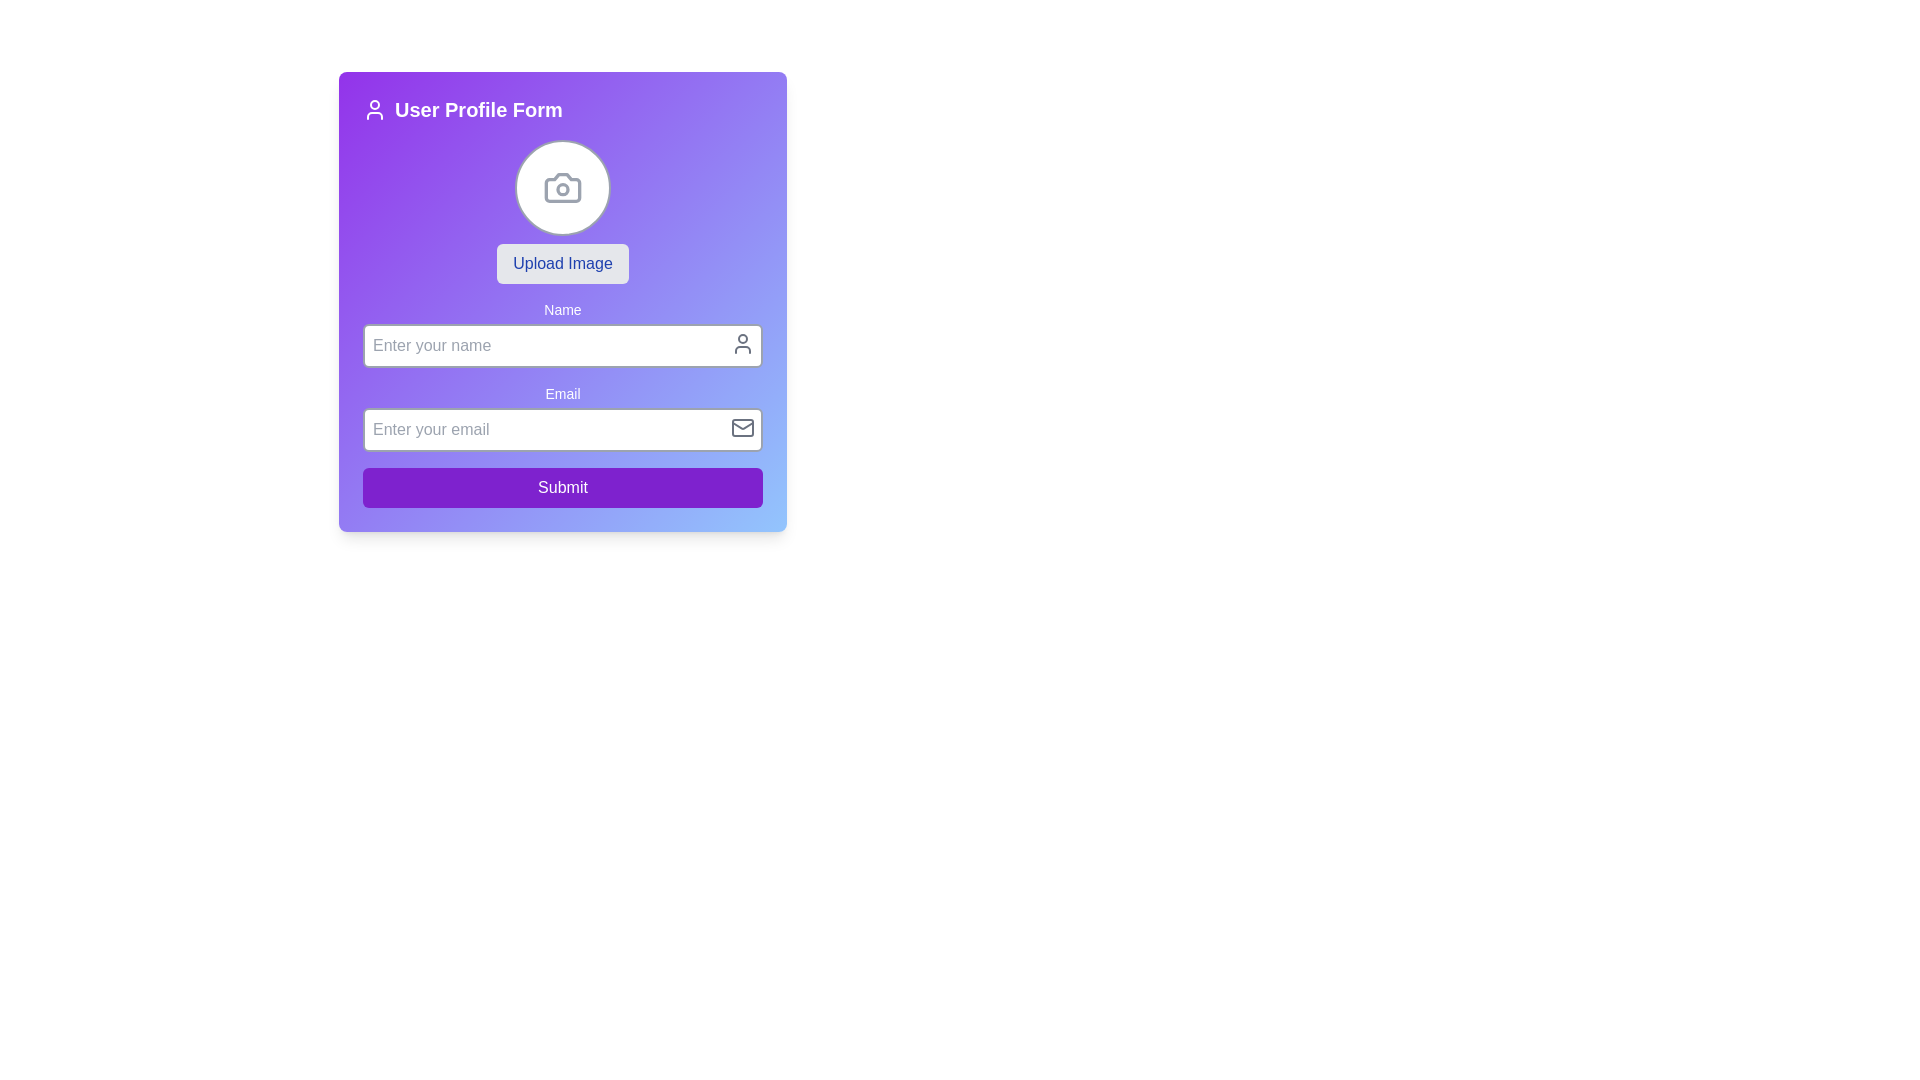 This screenshot has height=1080, width=1920. Describe the element at coordinates (561, 333) in the screenshot. I see `the text input field for entering the user's name, which is located in the center of a form with a purple gradient background, directly below the 'Upload Image' button and above the 'Email' input field, to focus on it` at that location.